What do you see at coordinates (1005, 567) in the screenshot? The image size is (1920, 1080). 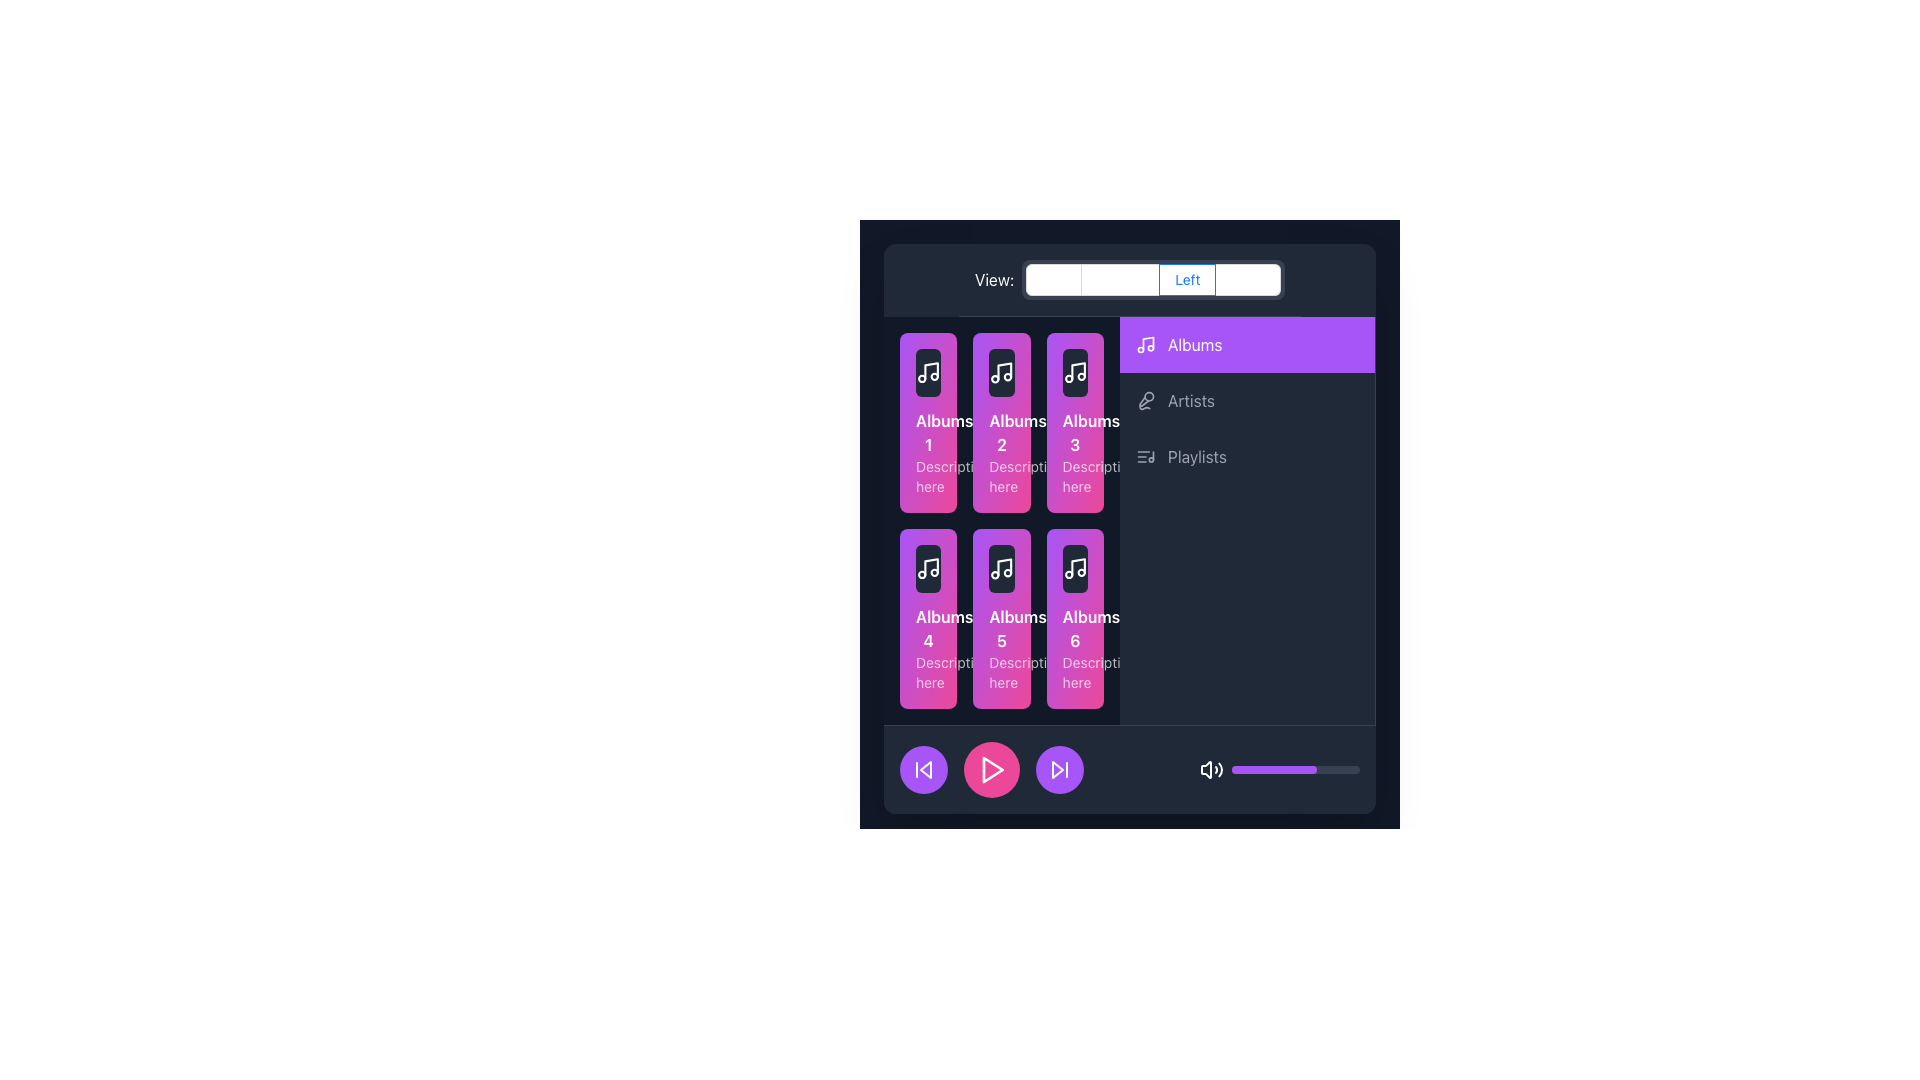 I see `the vertical part of the music note icon located within the fifth album card on the second row of the album grid in the left section of the application` at bounding box center [1005, 567].